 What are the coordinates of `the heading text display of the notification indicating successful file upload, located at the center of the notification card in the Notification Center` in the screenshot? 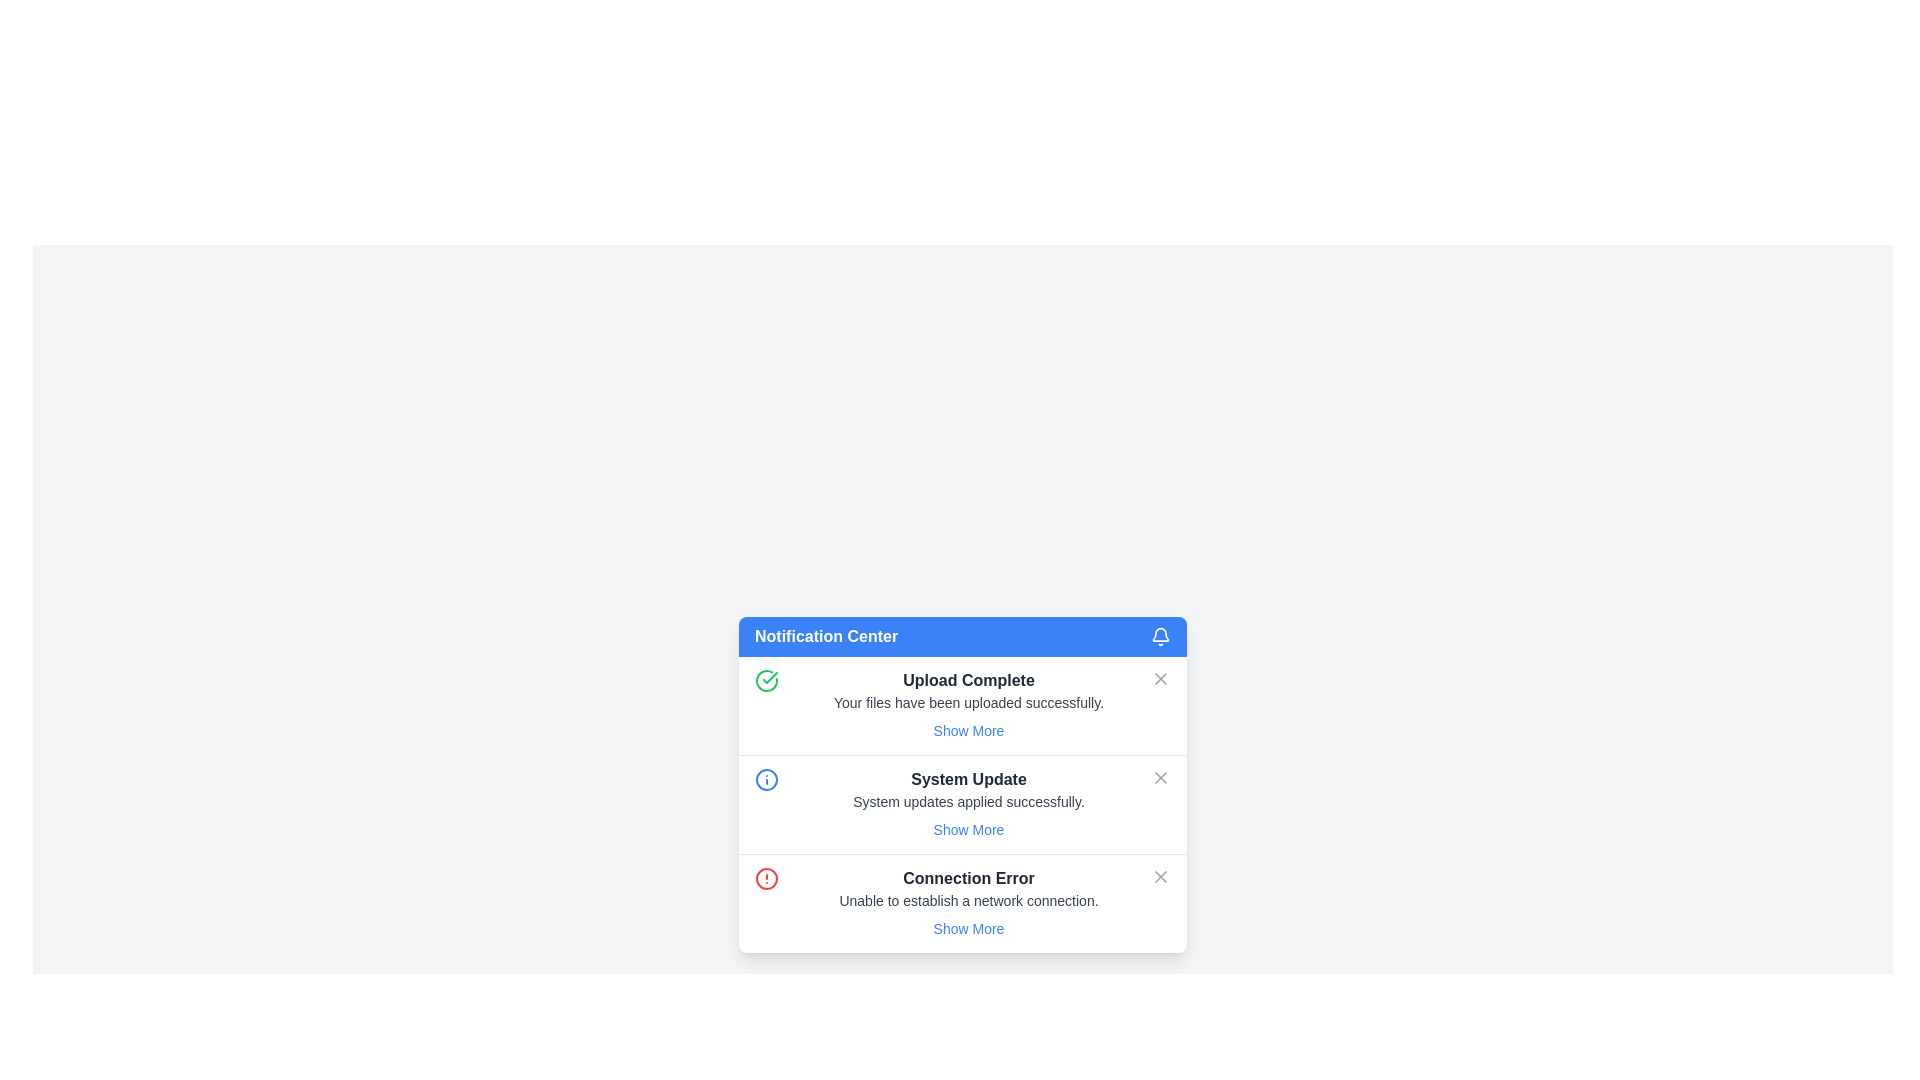 It's located at (969, 680).